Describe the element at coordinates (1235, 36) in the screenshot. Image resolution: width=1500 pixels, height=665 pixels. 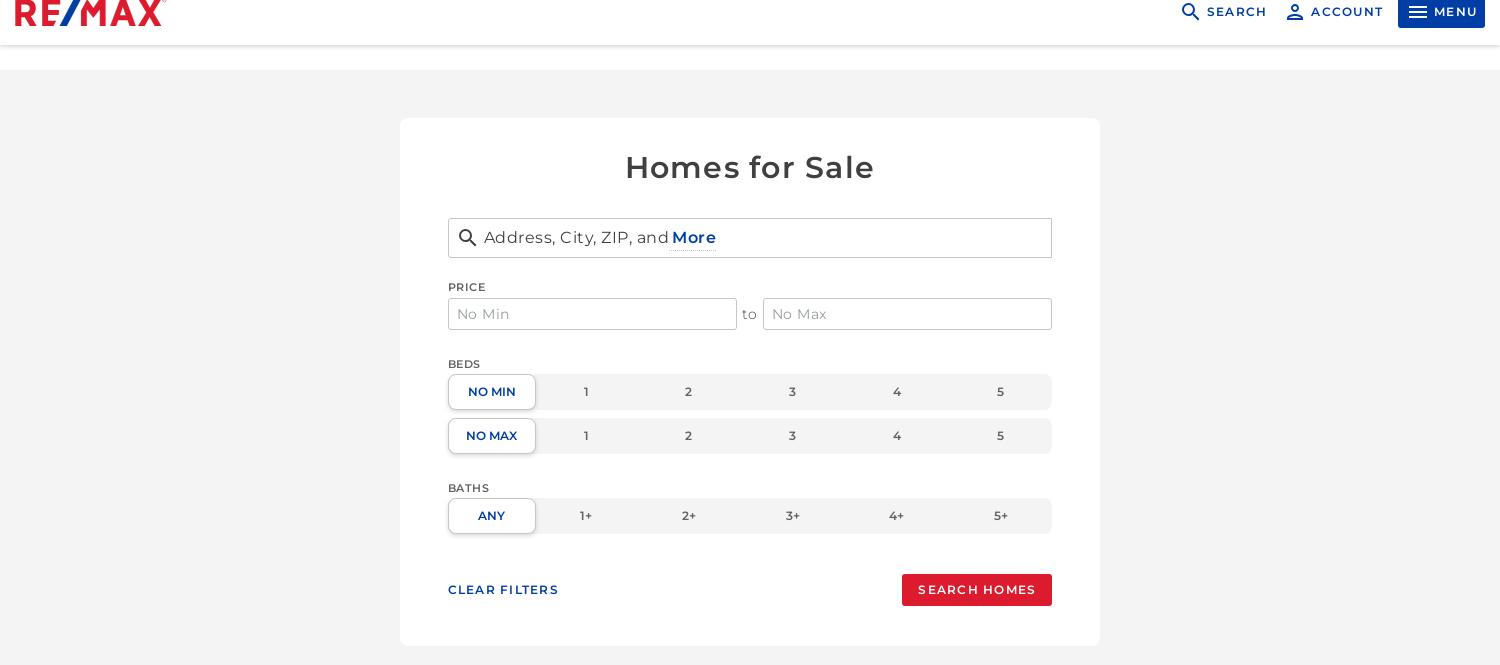
I see `'Search'` at that location.